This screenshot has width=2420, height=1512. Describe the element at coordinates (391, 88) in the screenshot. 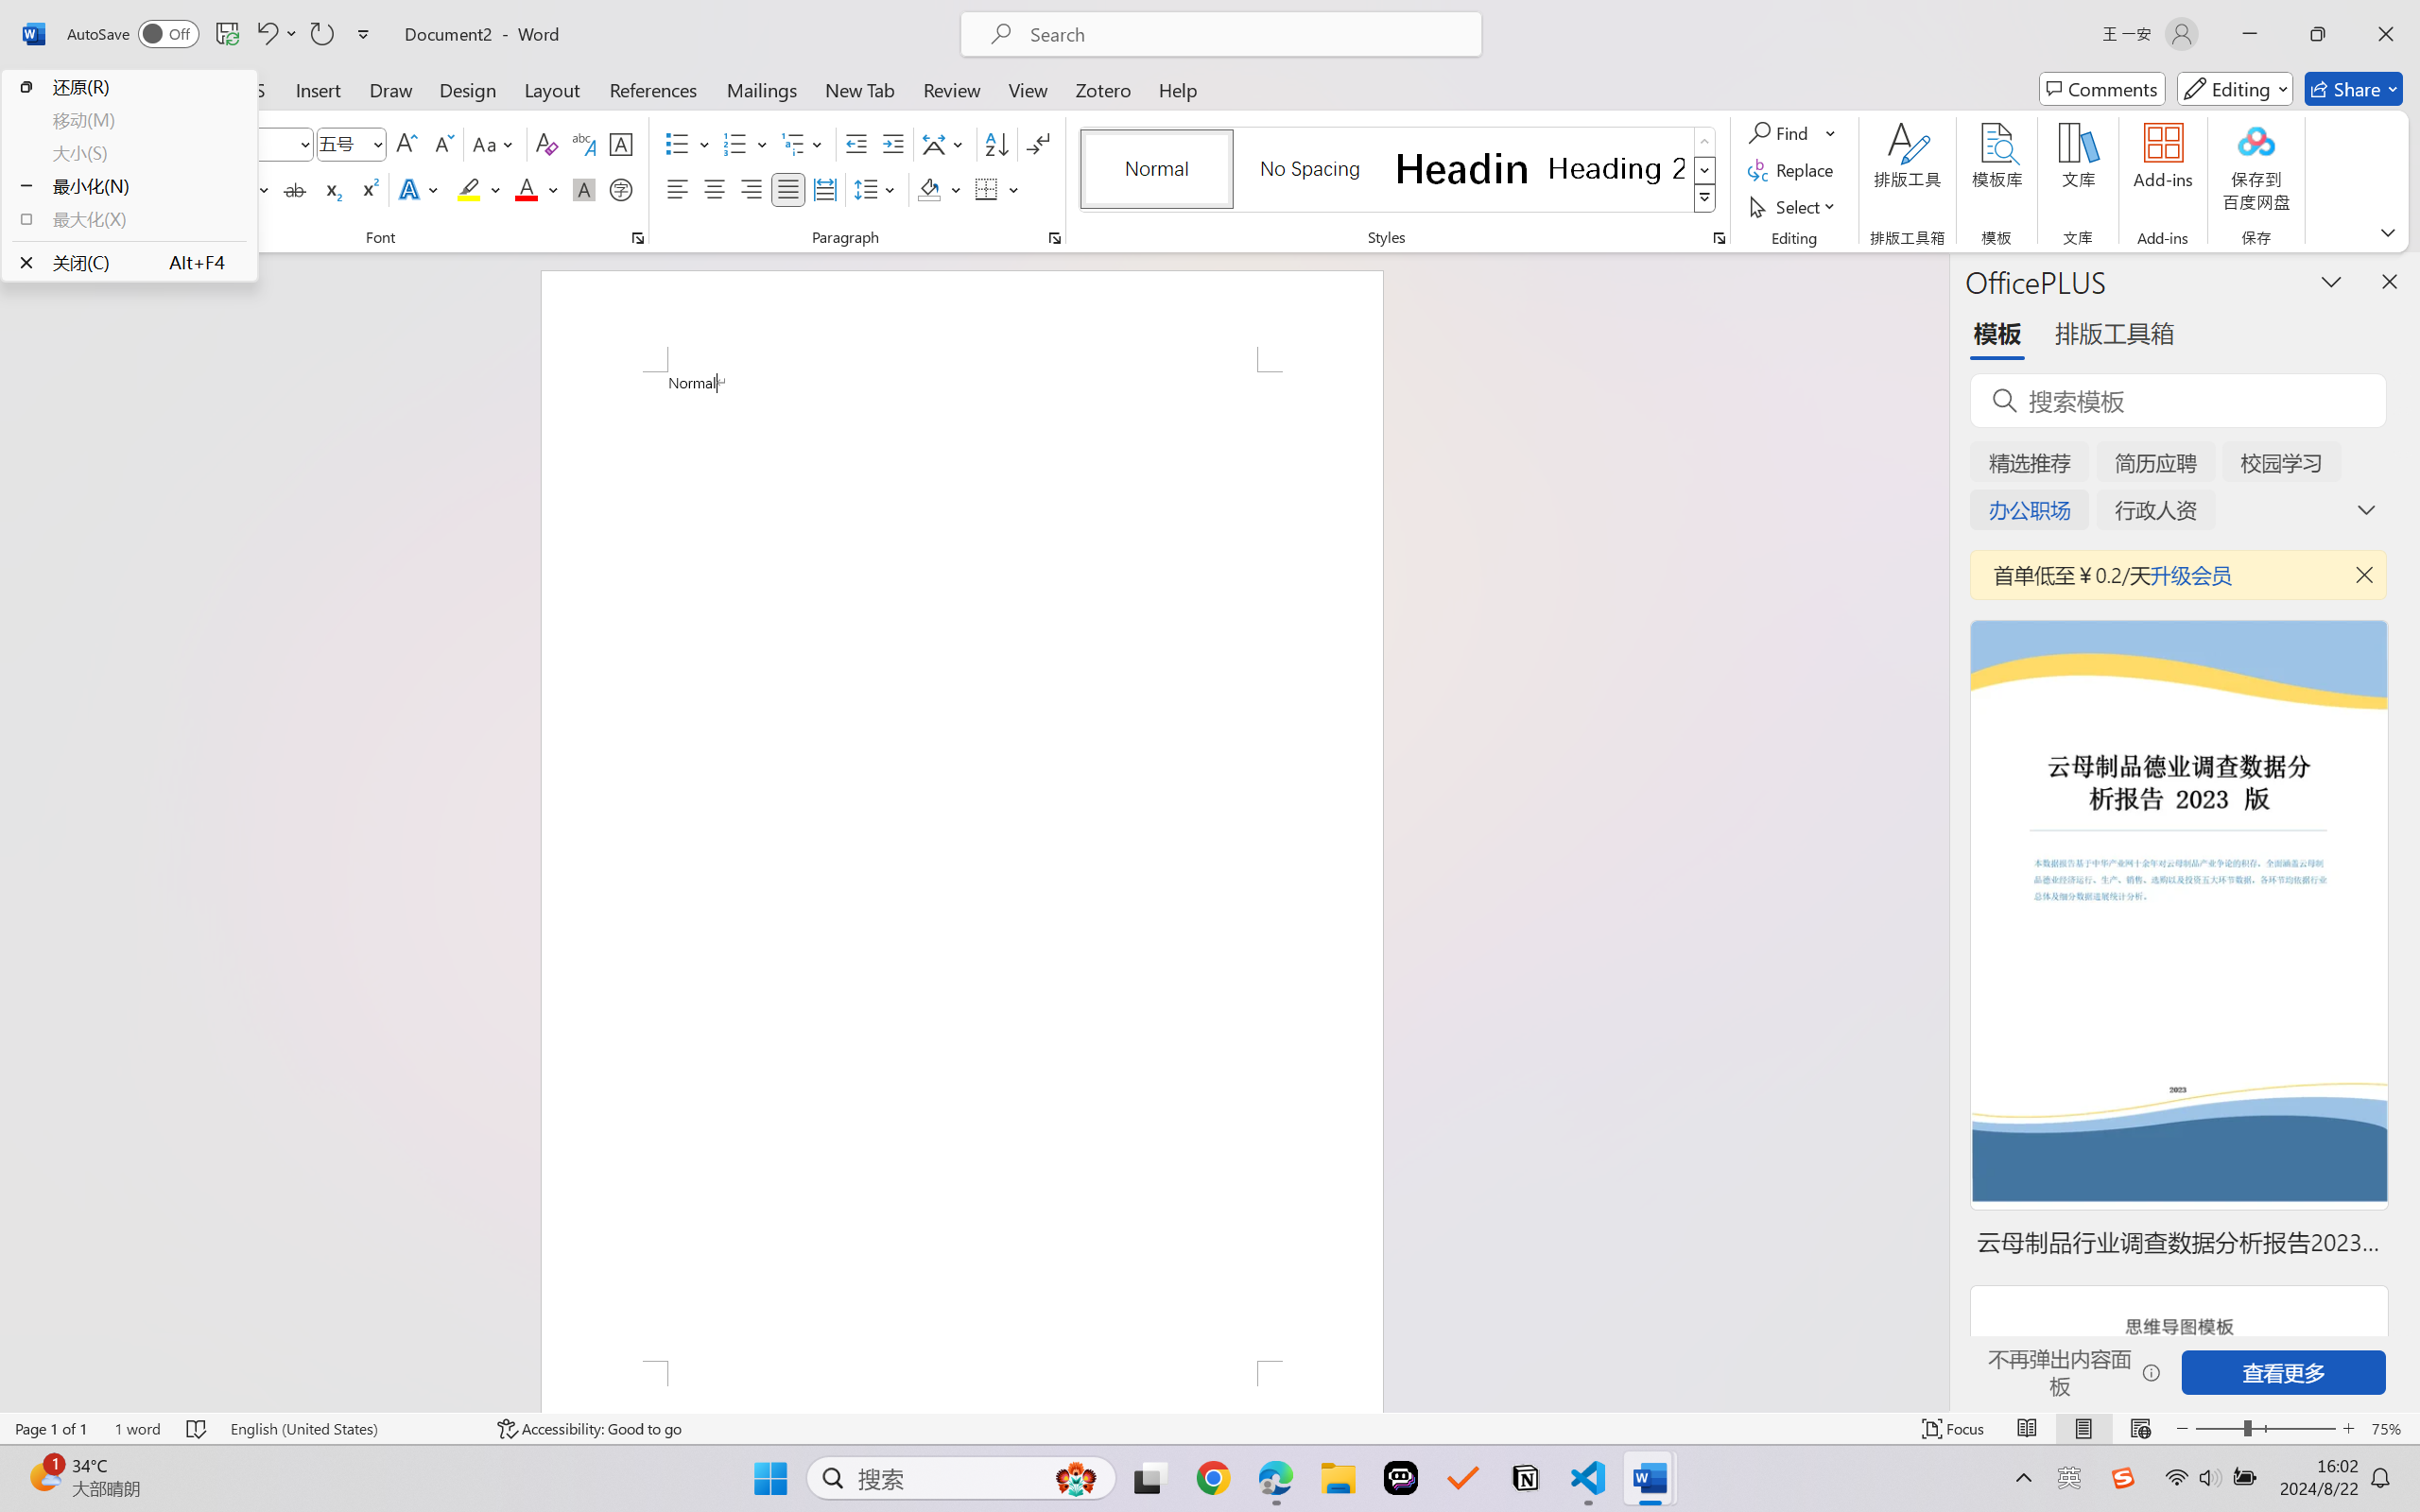

I see `'Draw'` at that location.